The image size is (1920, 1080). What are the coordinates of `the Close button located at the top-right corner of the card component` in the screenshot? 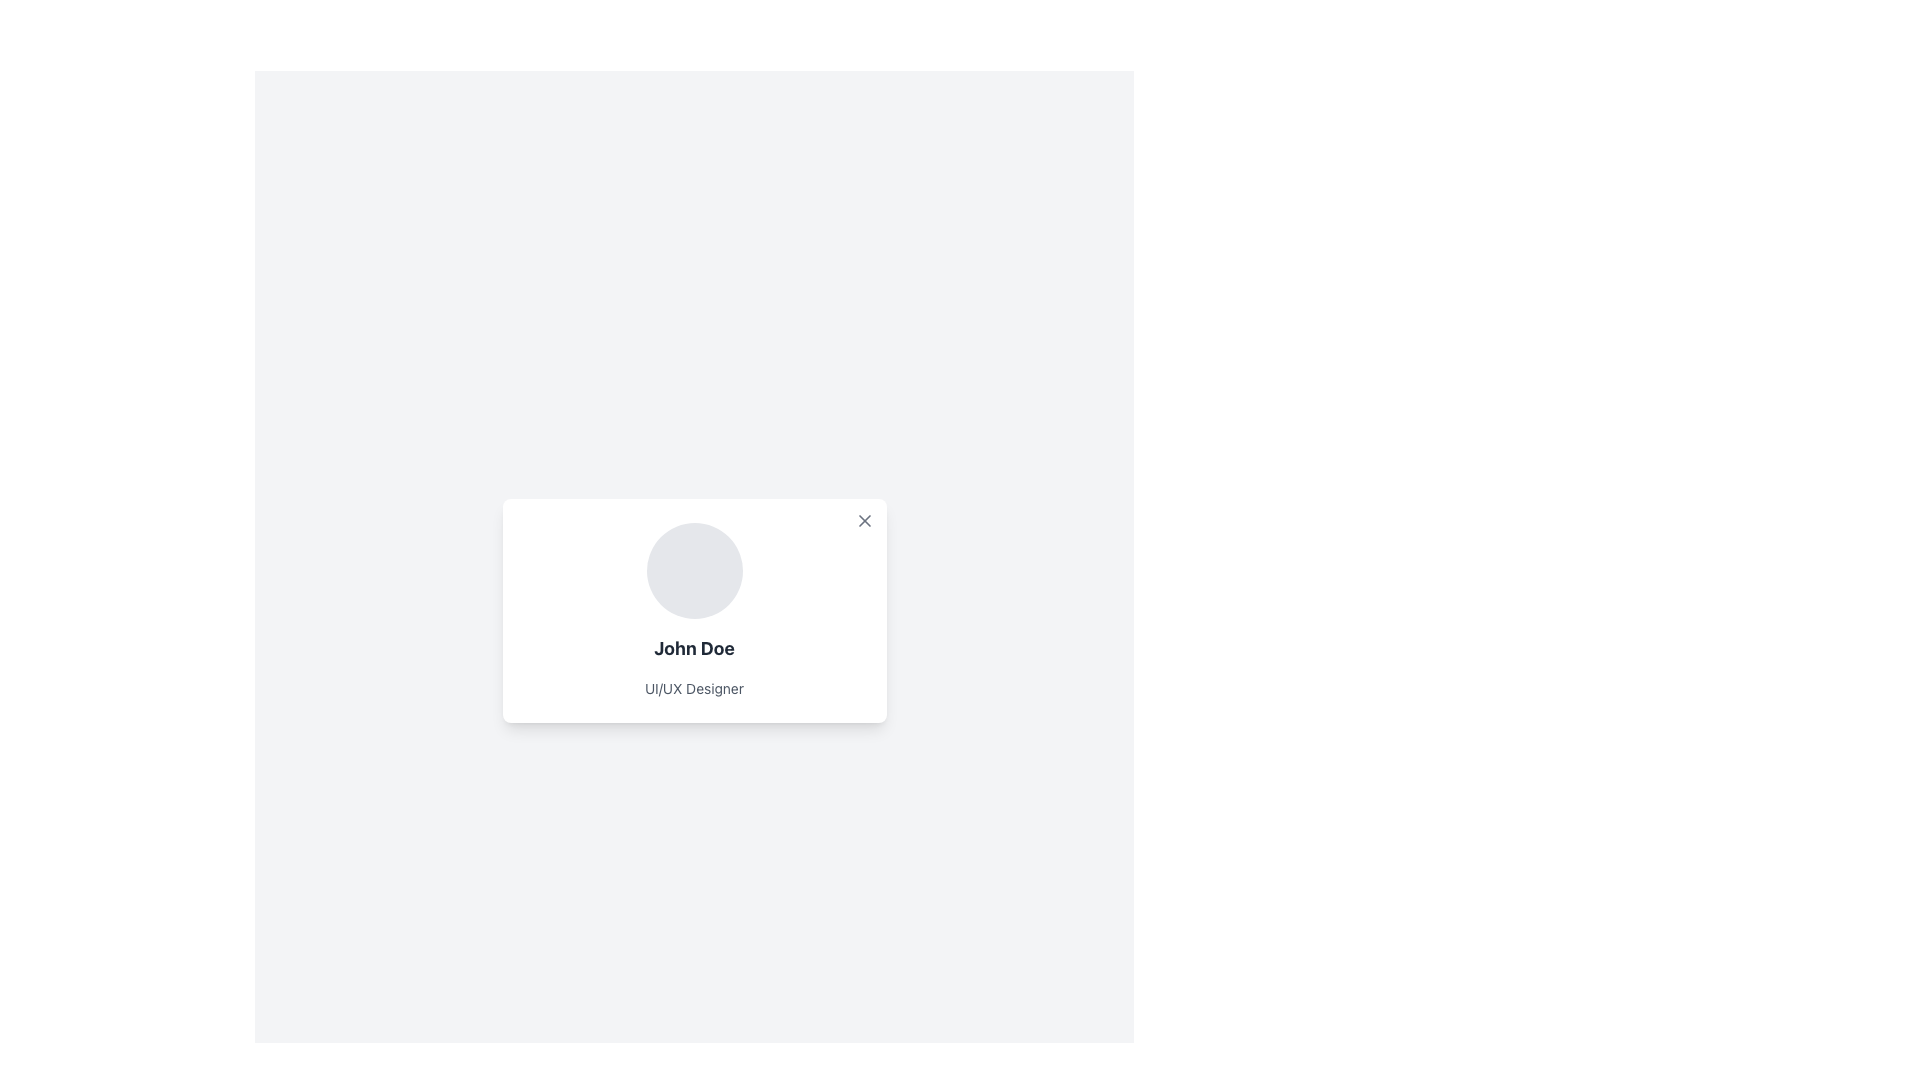 It's located at (864, 519).